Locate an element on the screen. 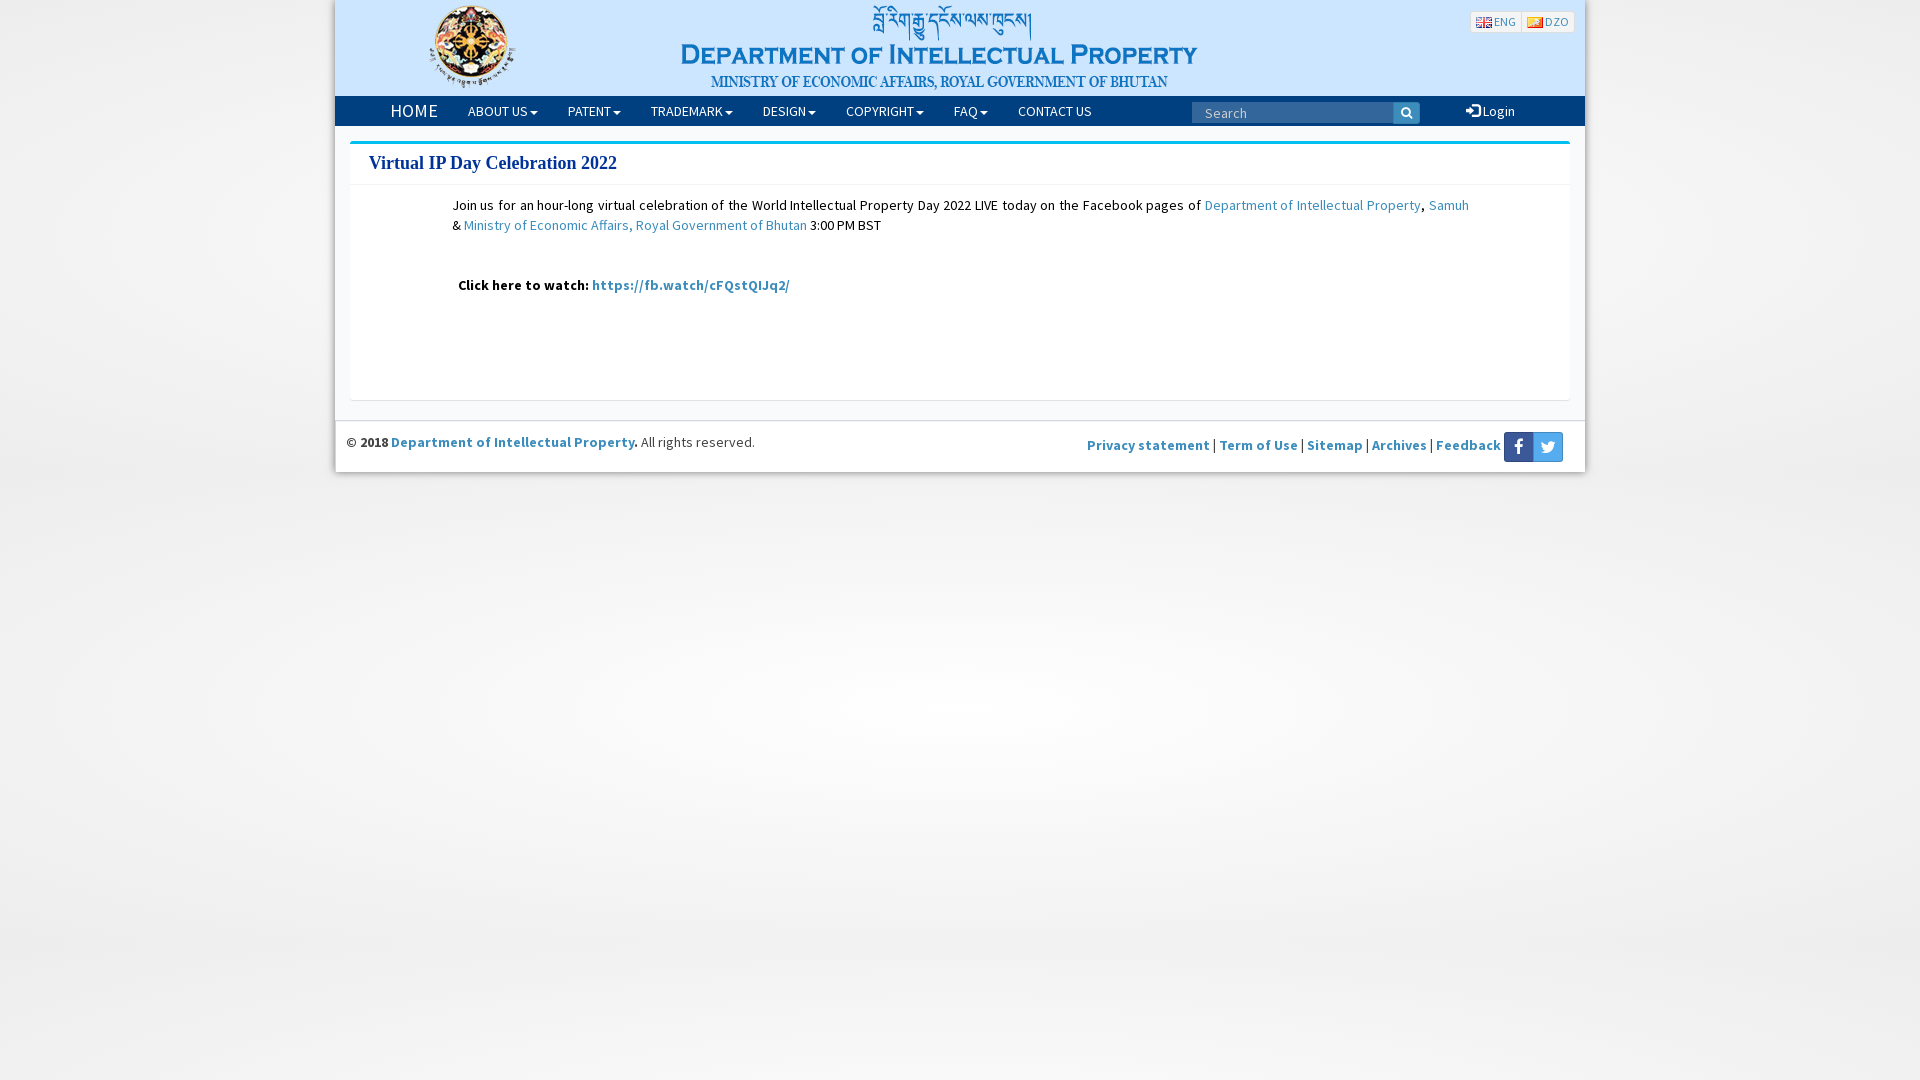 The width and height of the screenshot is (1920, 1080). 'CONTACT US' is located at coordinates (1054, 111).